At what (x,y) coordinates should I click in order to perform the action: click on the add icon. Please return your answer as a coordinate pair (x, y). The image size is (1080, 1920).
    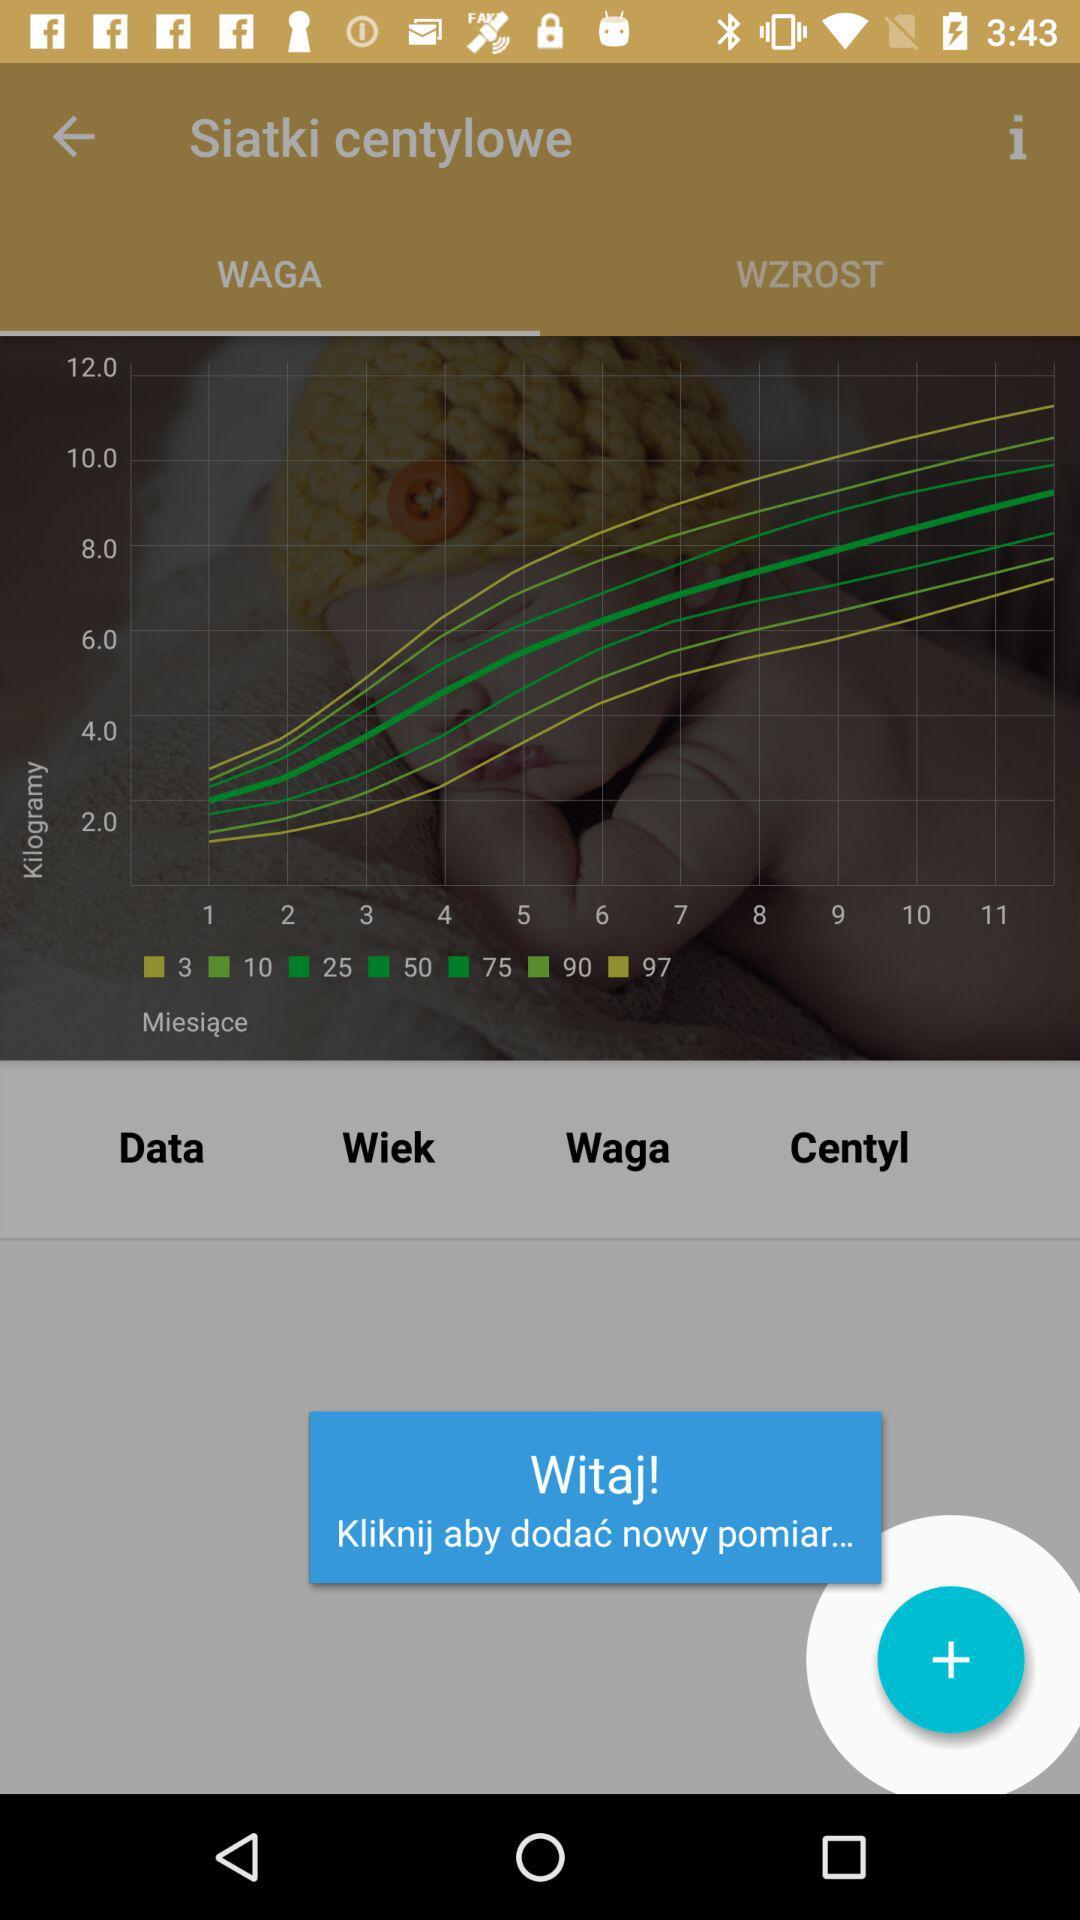
    Looking at the image, I should click on (950, 1659).